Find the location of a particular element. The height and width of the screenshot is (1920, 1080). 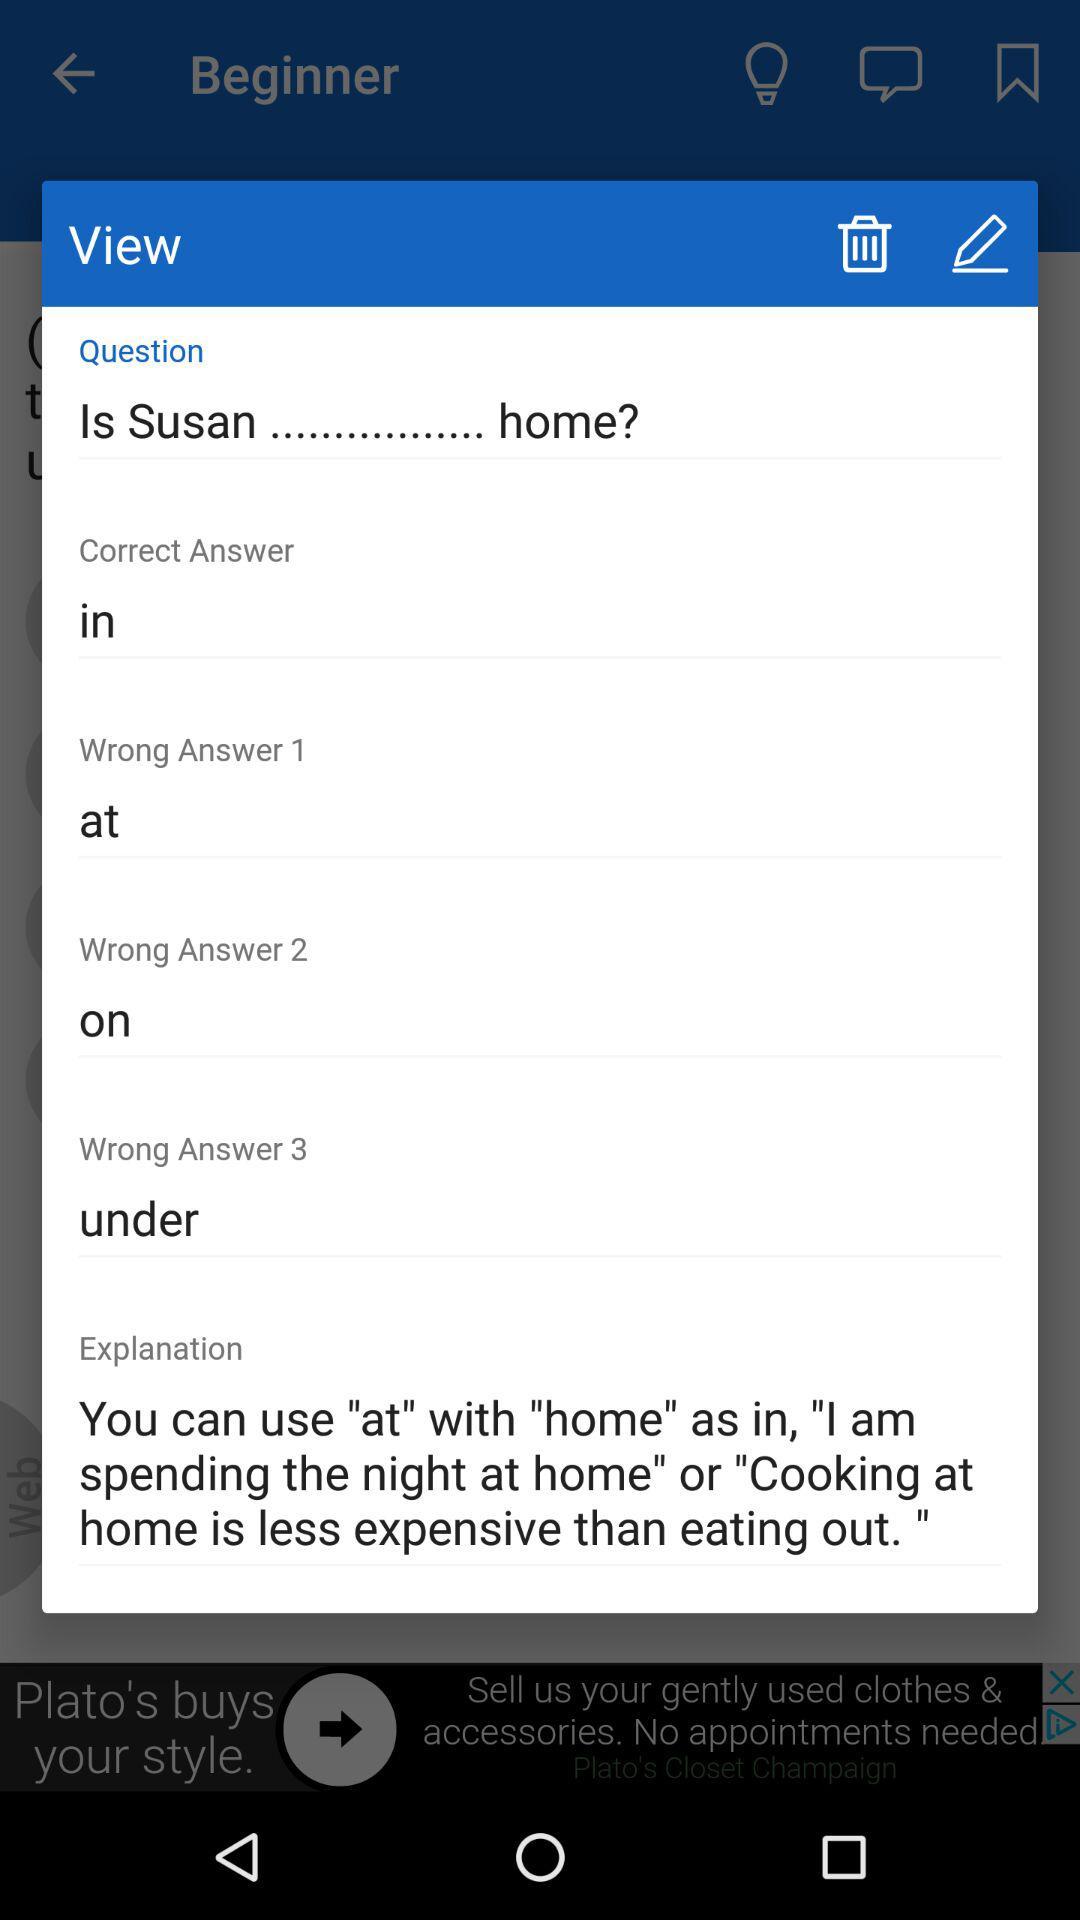

write option is located at coordinates (979, 242).